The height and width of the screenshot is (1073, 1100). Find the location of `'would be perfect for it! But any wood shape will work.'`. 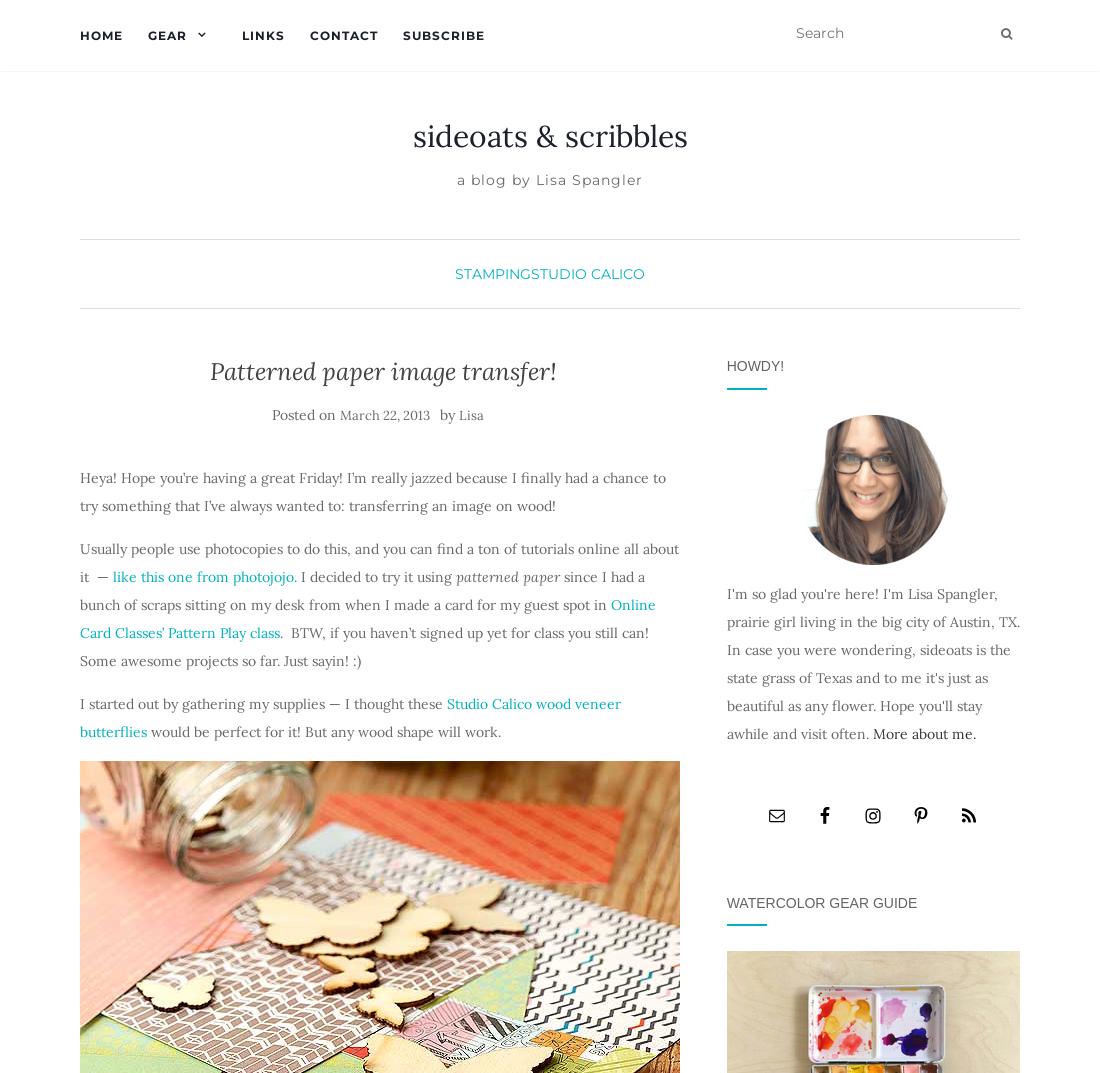

'would be perfect for it! But any wood shape will work.' is located at coordinates (322, 730).